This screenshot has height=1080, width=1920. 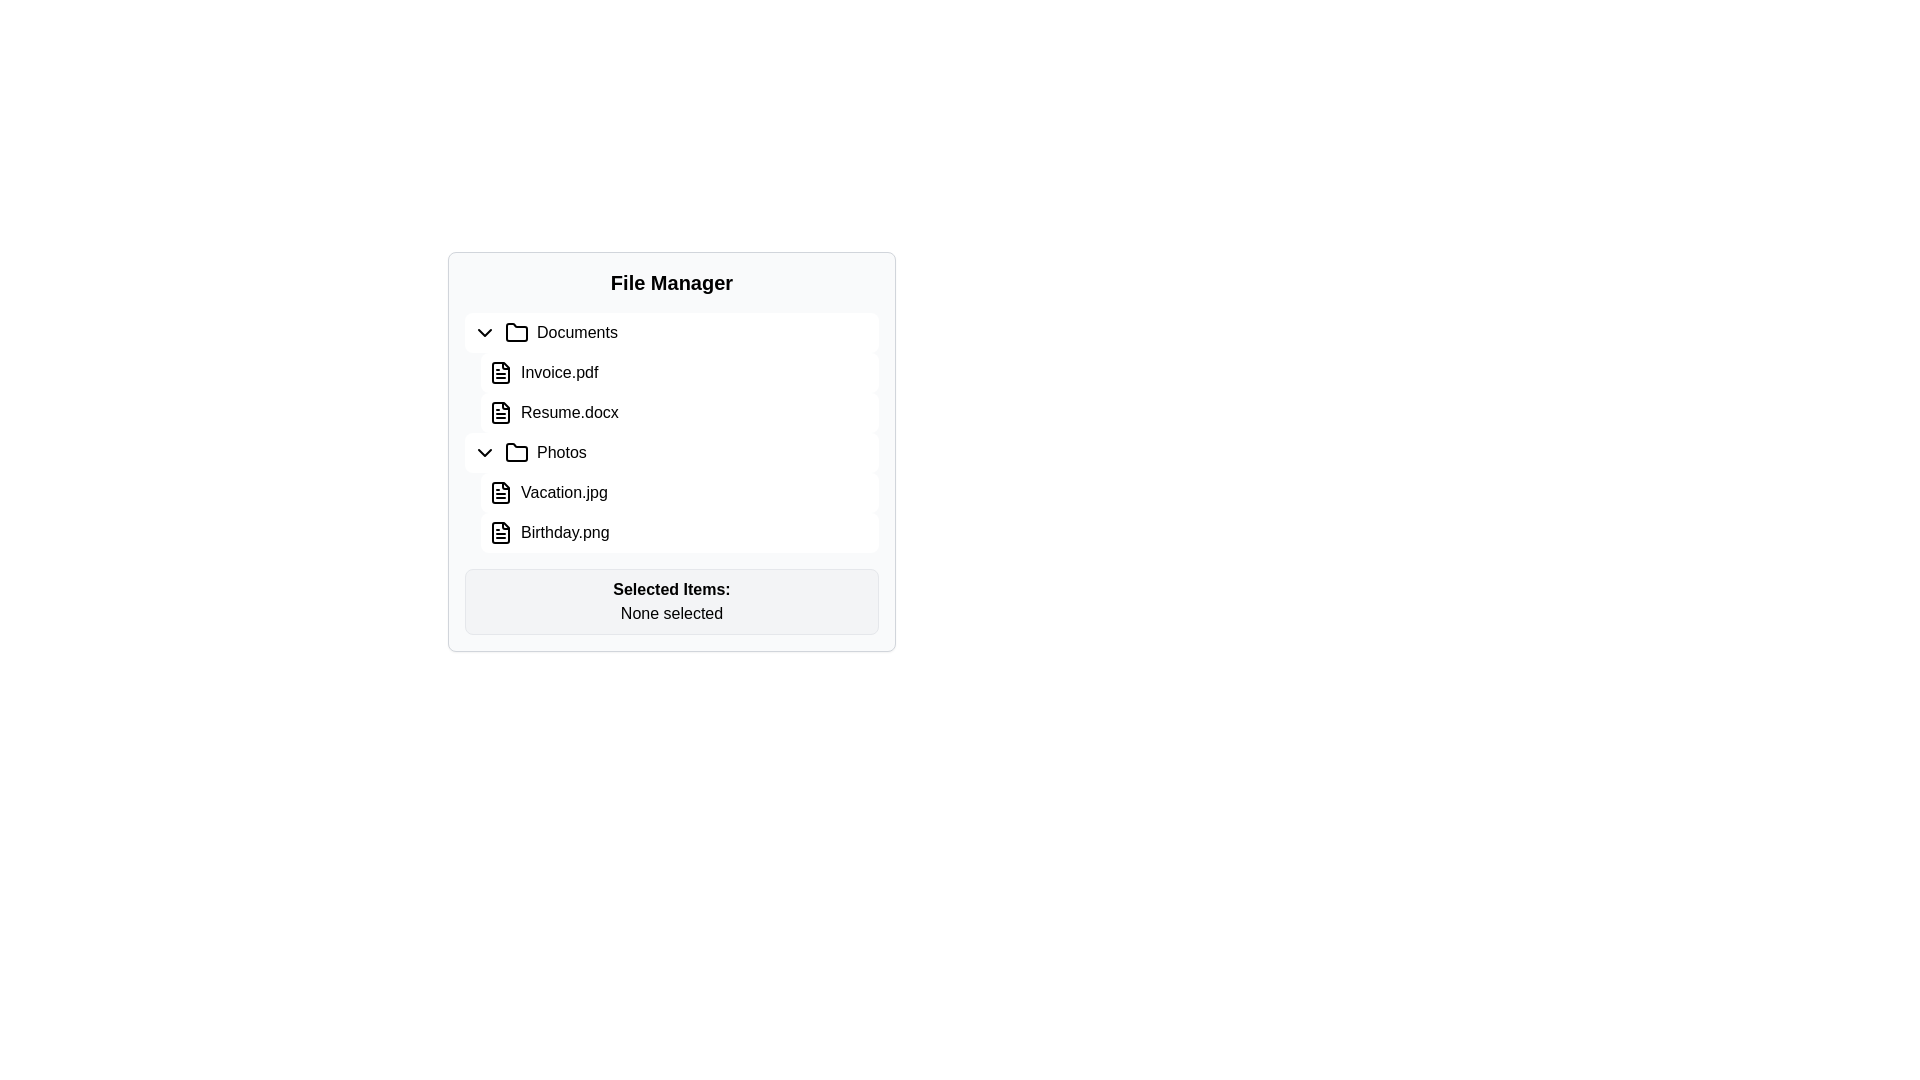 What do you see at coordinates (576, 331) in the screenshot?
I see `the text label for the 'Documents' folder` at bounding box center [576, 331].